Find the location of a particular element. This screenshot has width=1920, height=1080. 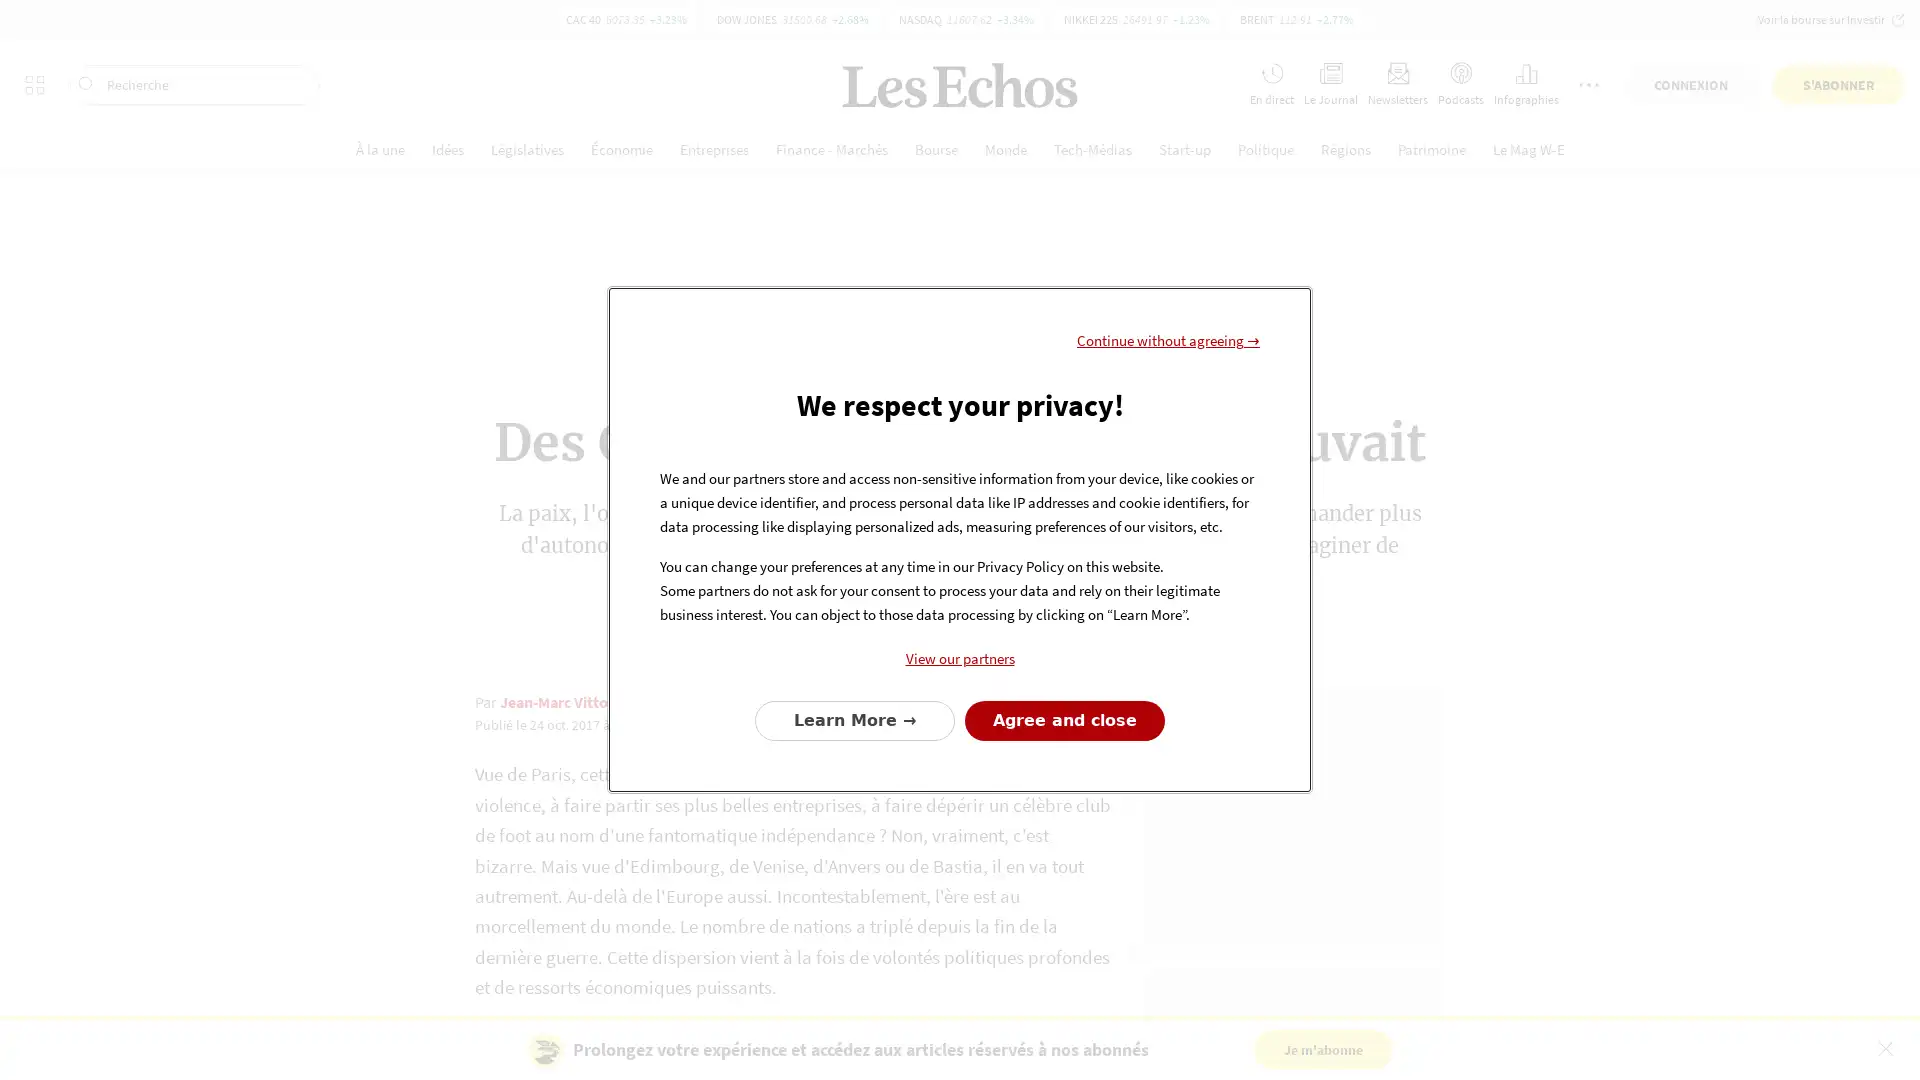

CONNEXION is located at coordinates (1689, 27).